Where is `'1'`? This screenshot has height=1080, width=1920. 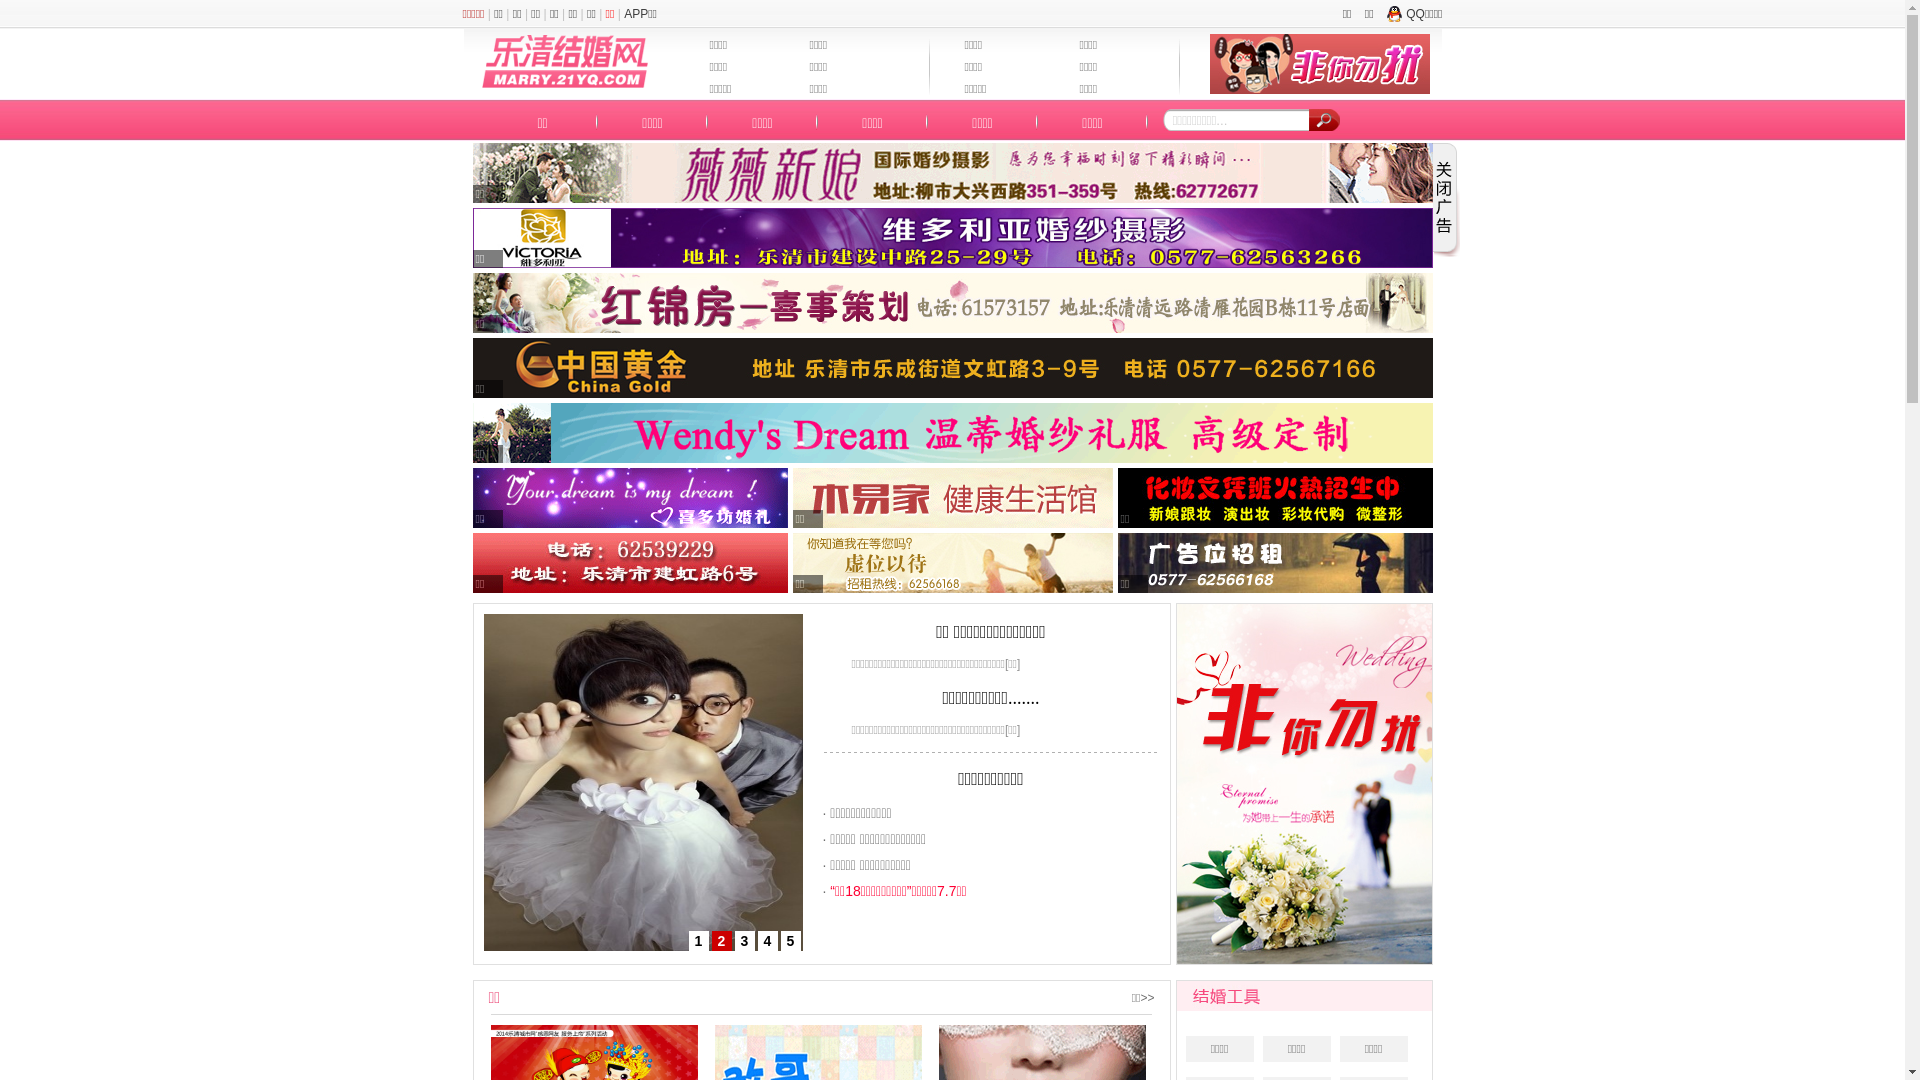 '1' is located at coordinates (687, 941).